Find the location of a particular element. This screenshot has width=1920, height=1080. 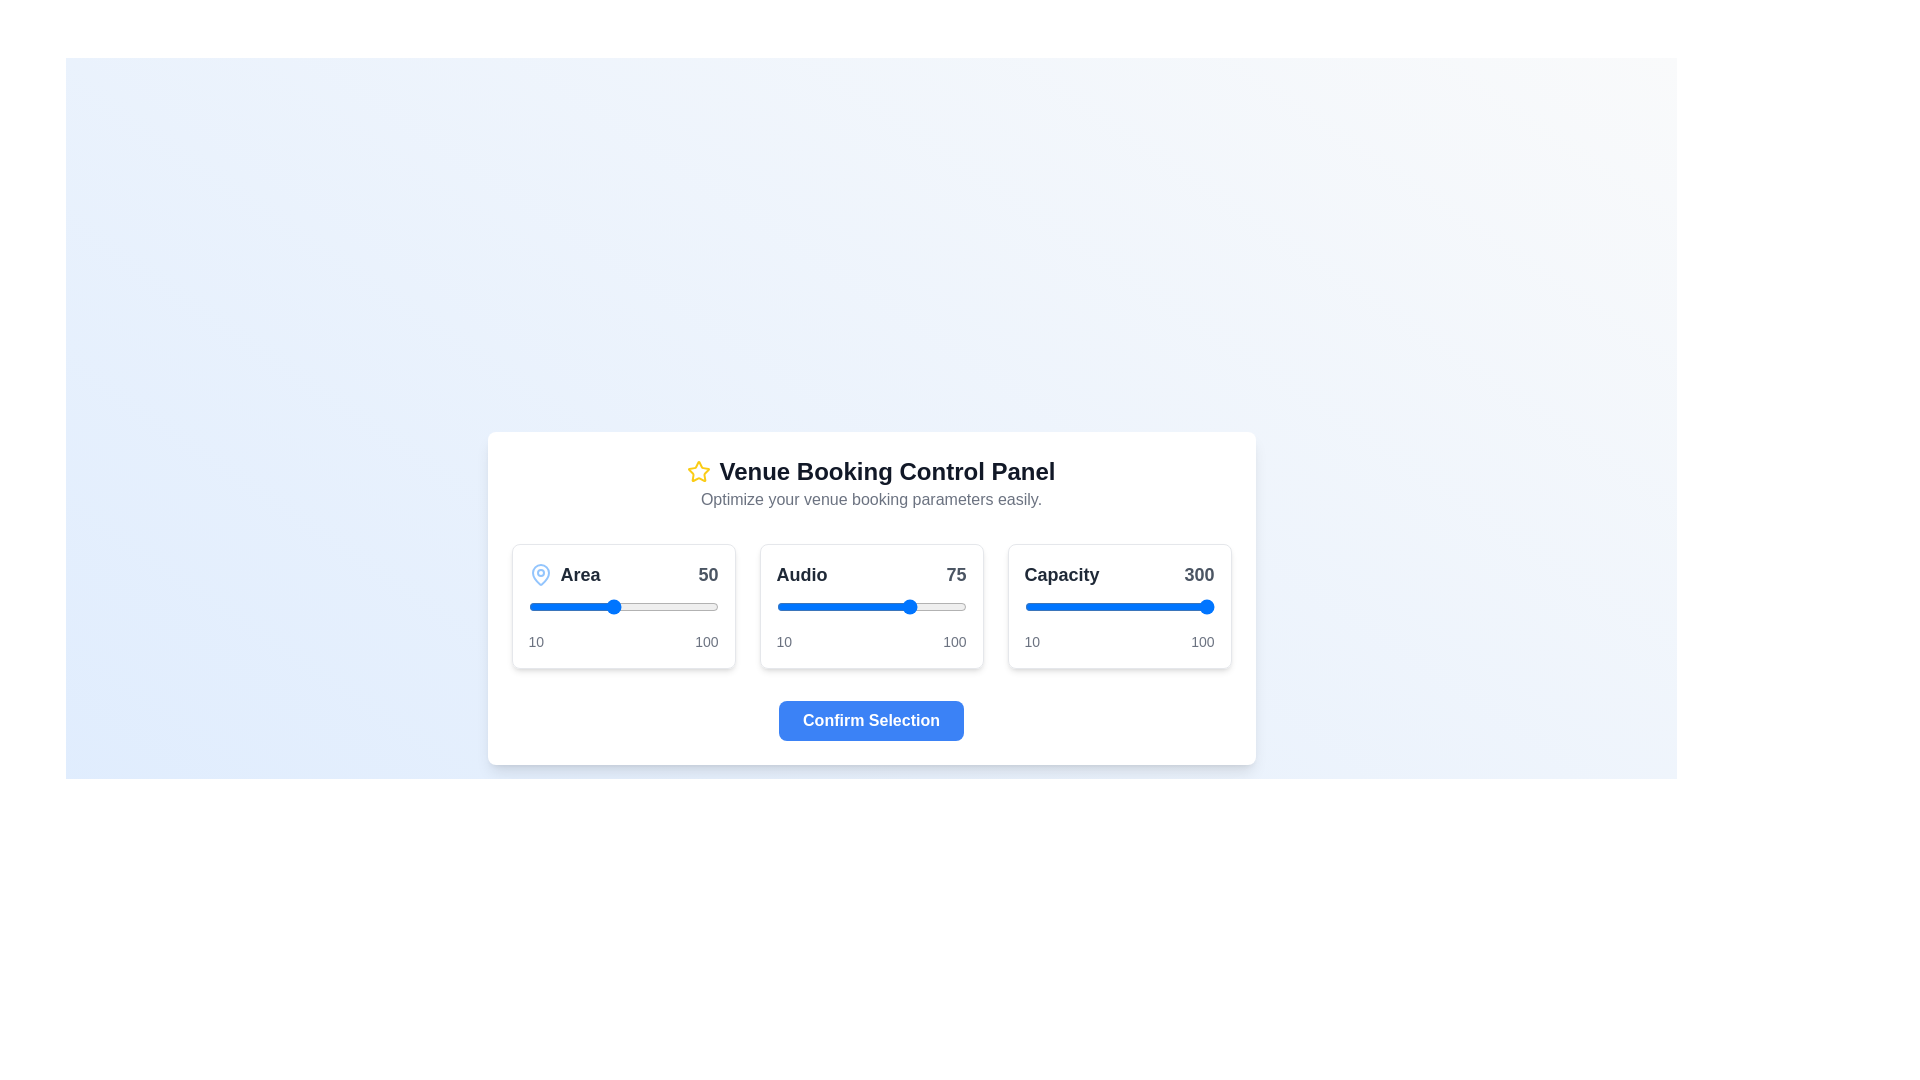

the audio level is located at coordinates (881, 605).